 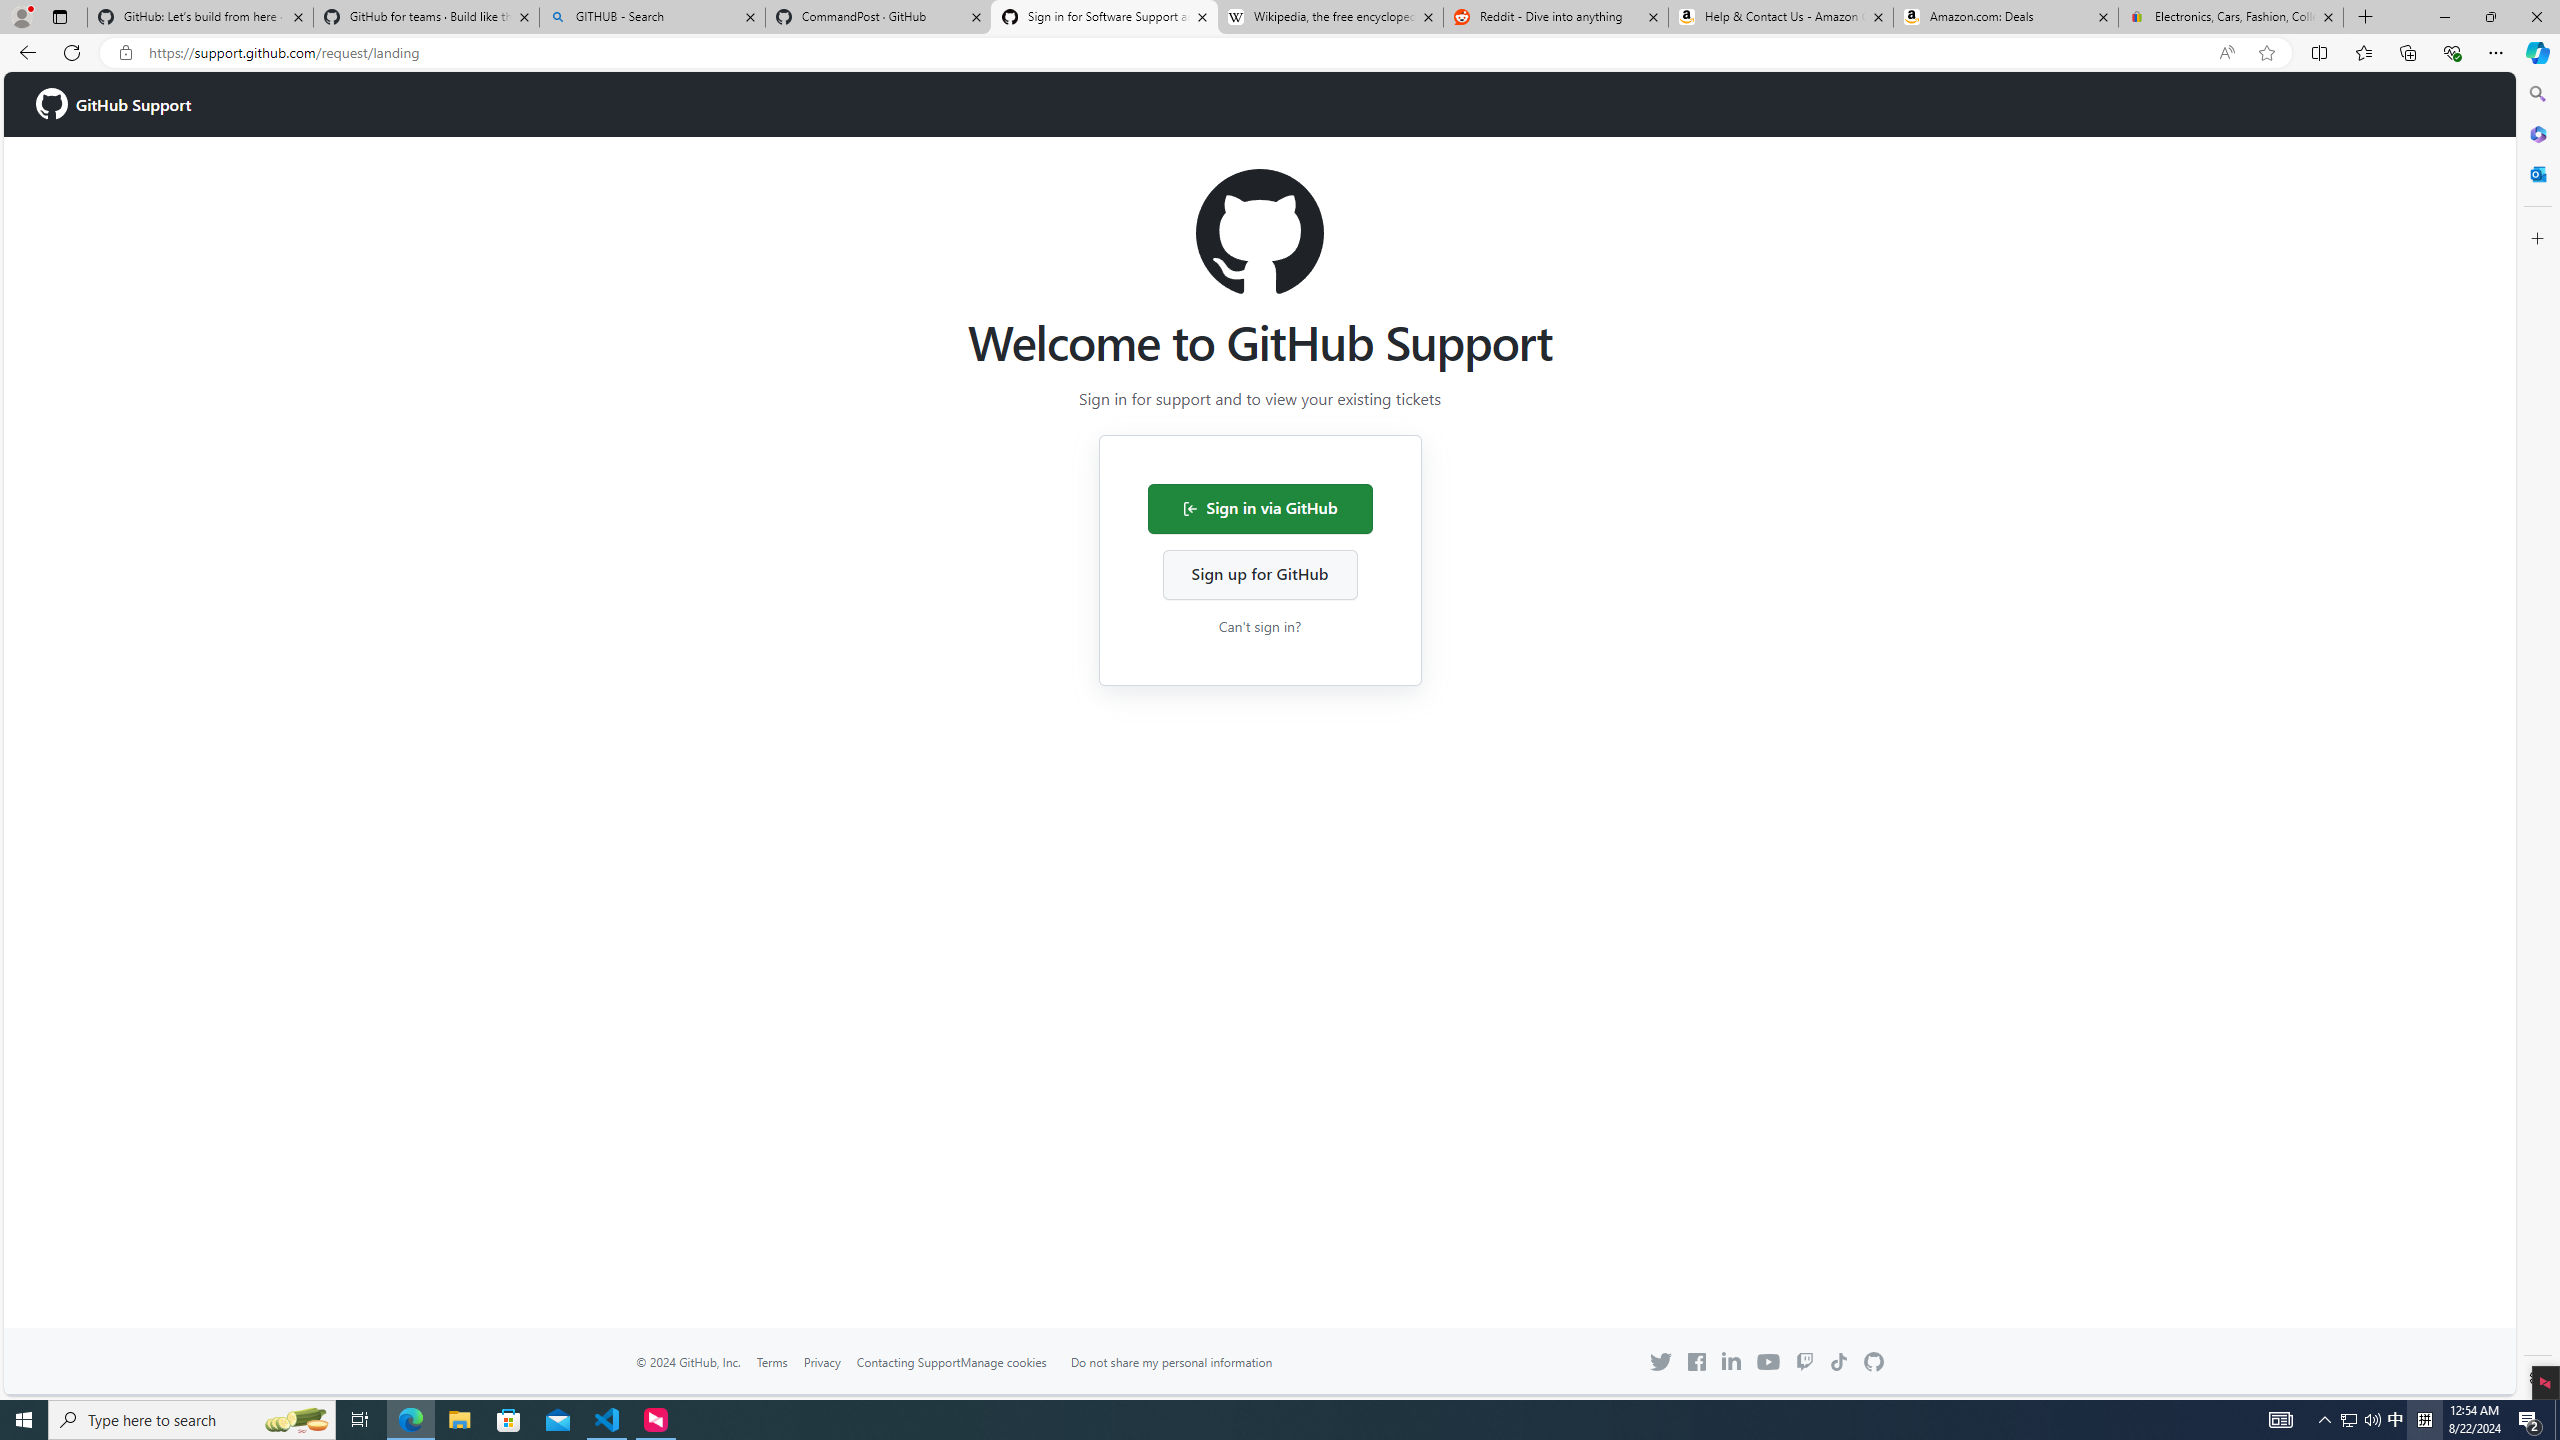 I want to click on 'Linkedin icon', so click(x=1731, y=1359).